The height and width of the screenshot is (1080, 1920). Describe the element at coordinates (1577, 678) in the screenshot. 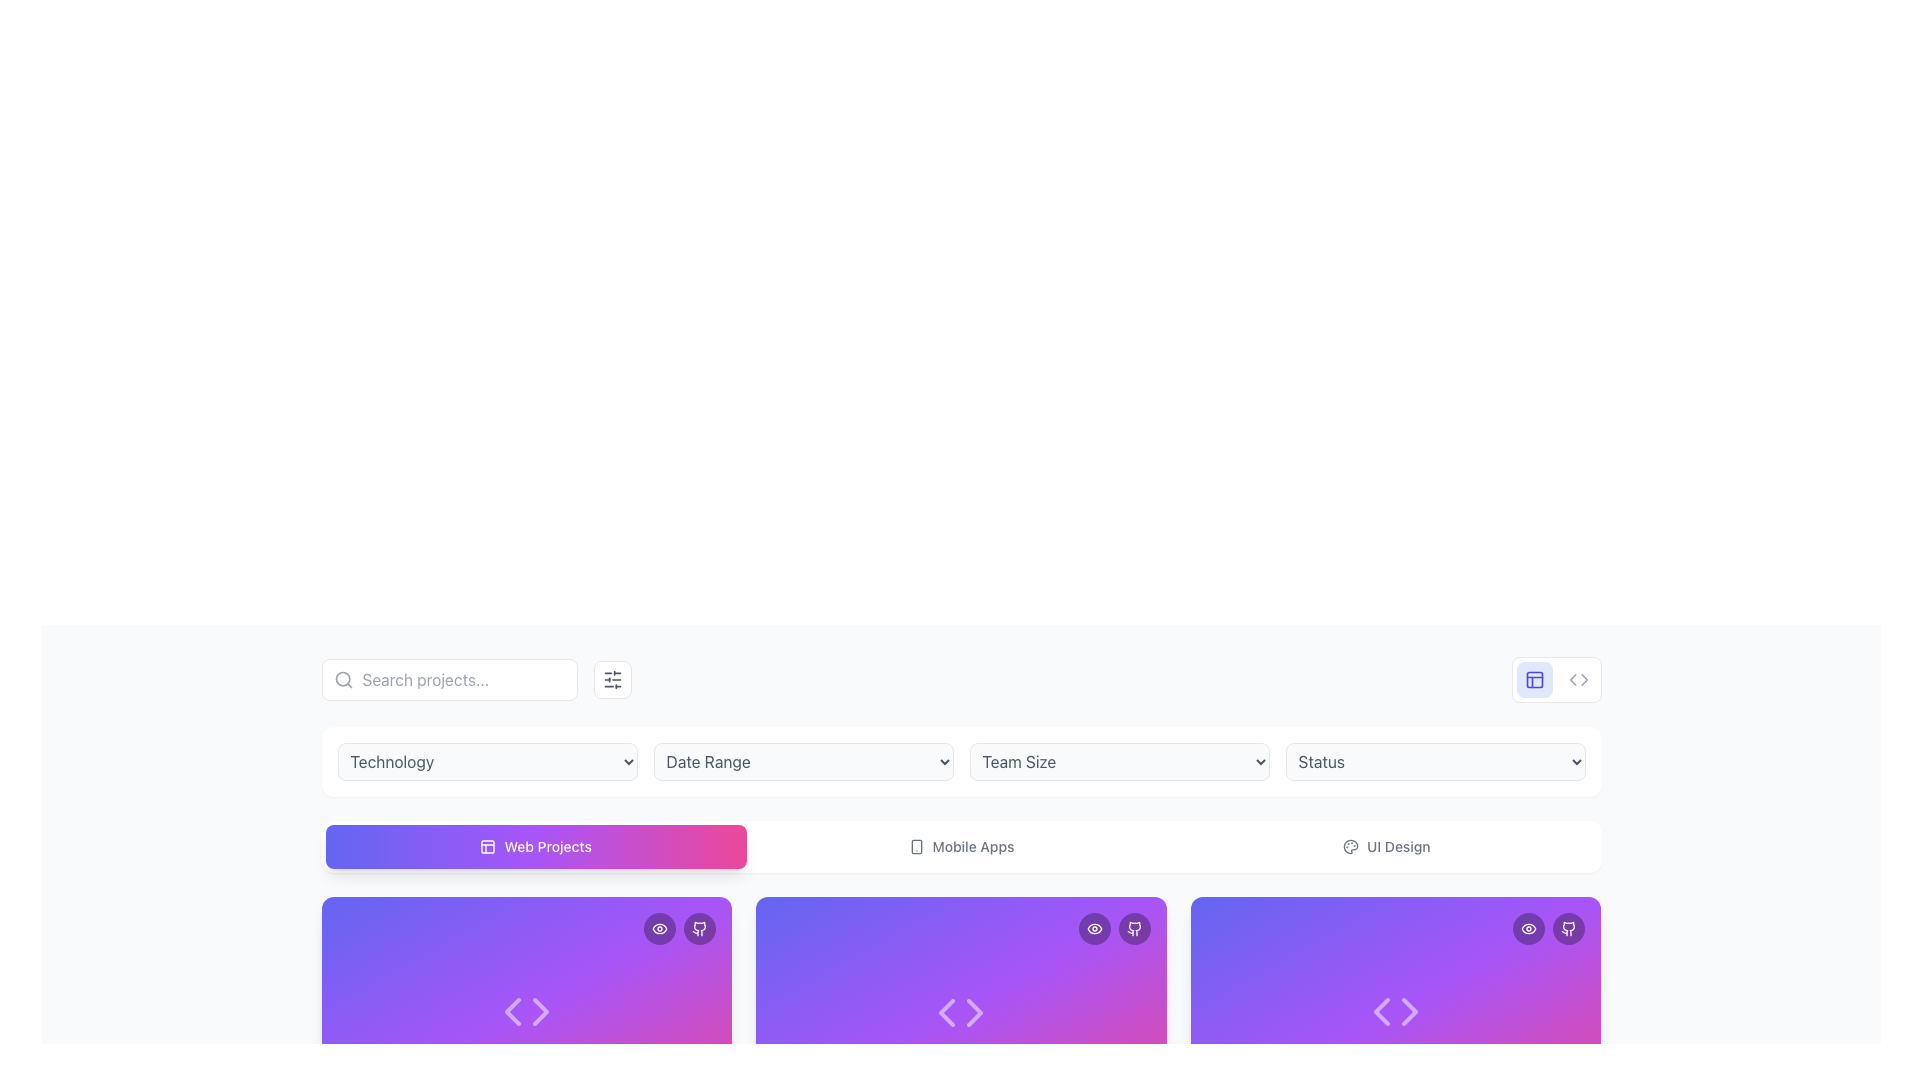

I see `the black icon button with inward-pointing arrows, located in the bottom-right corner of the upper section` at that location.